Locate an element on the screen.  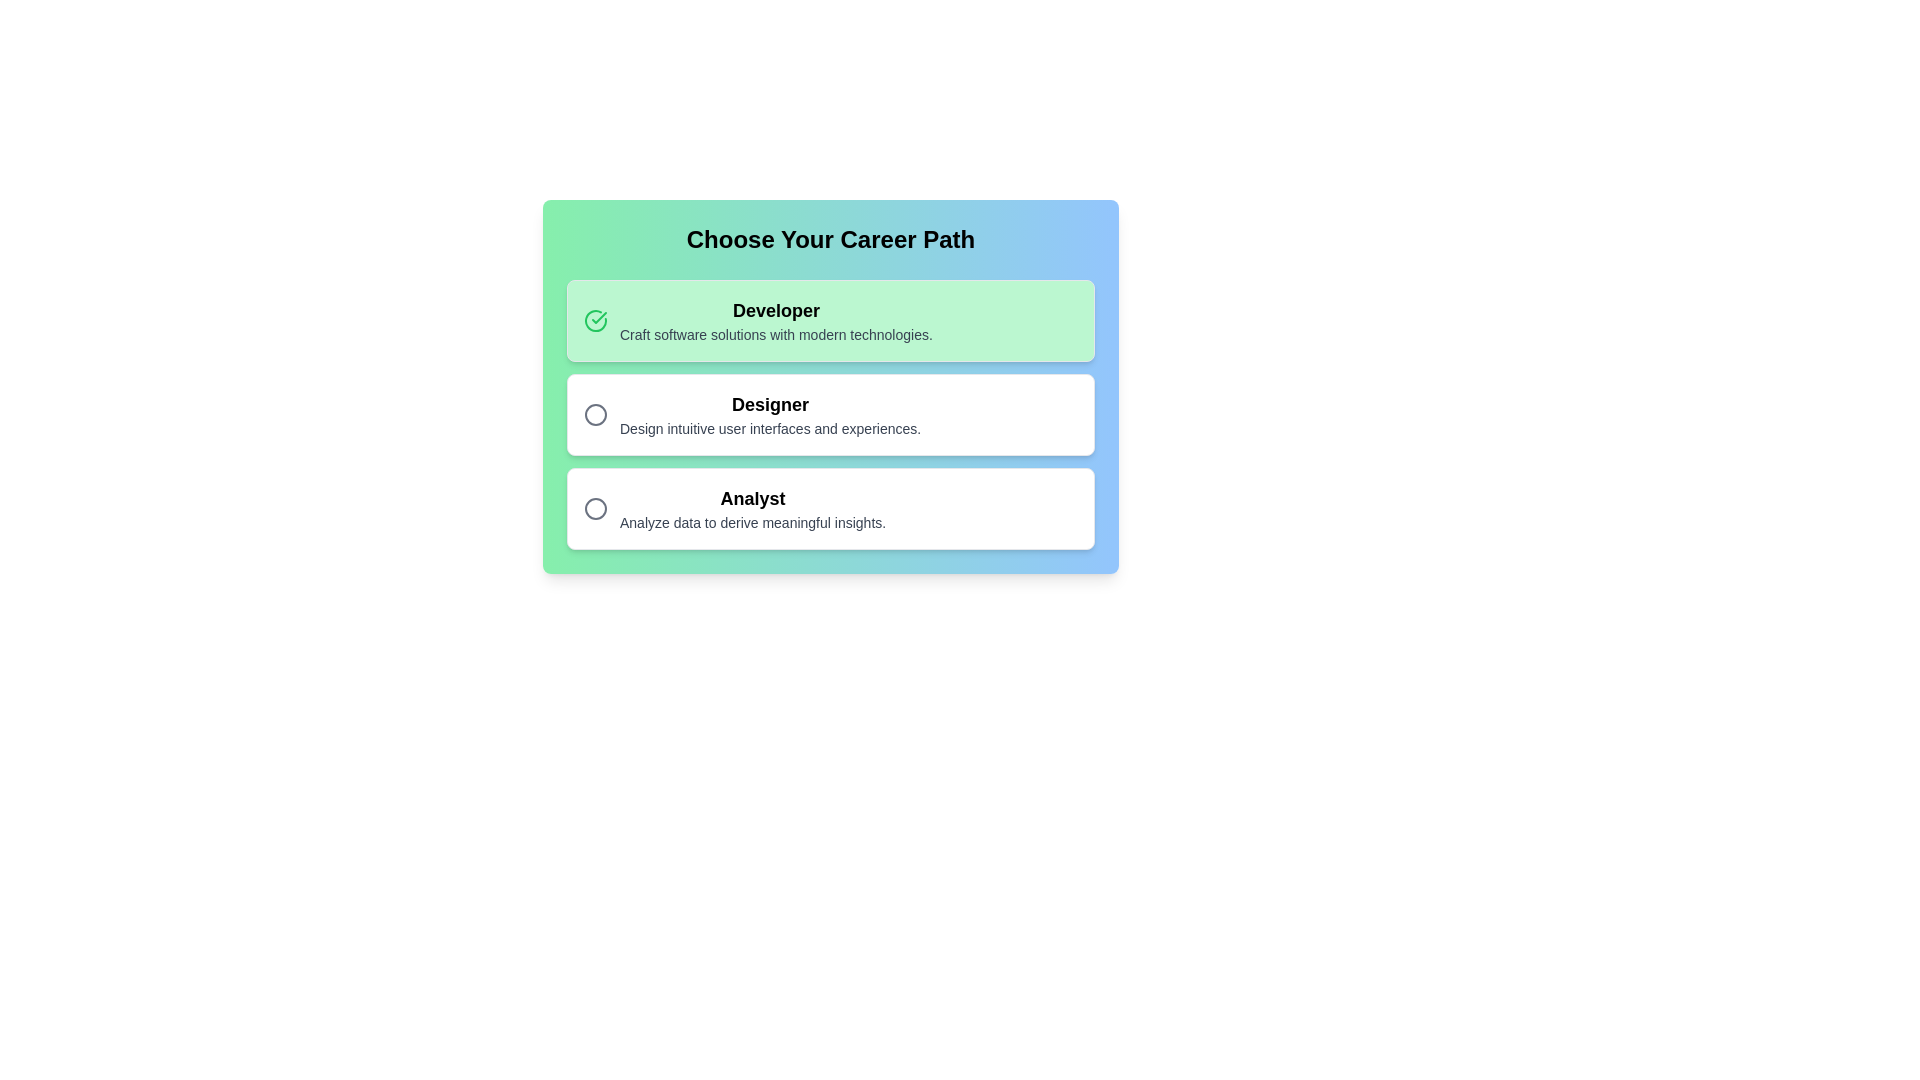
the circle graphic element that serves as a radio button in the 'Analyst' segment is located at coordinates (594, 508).